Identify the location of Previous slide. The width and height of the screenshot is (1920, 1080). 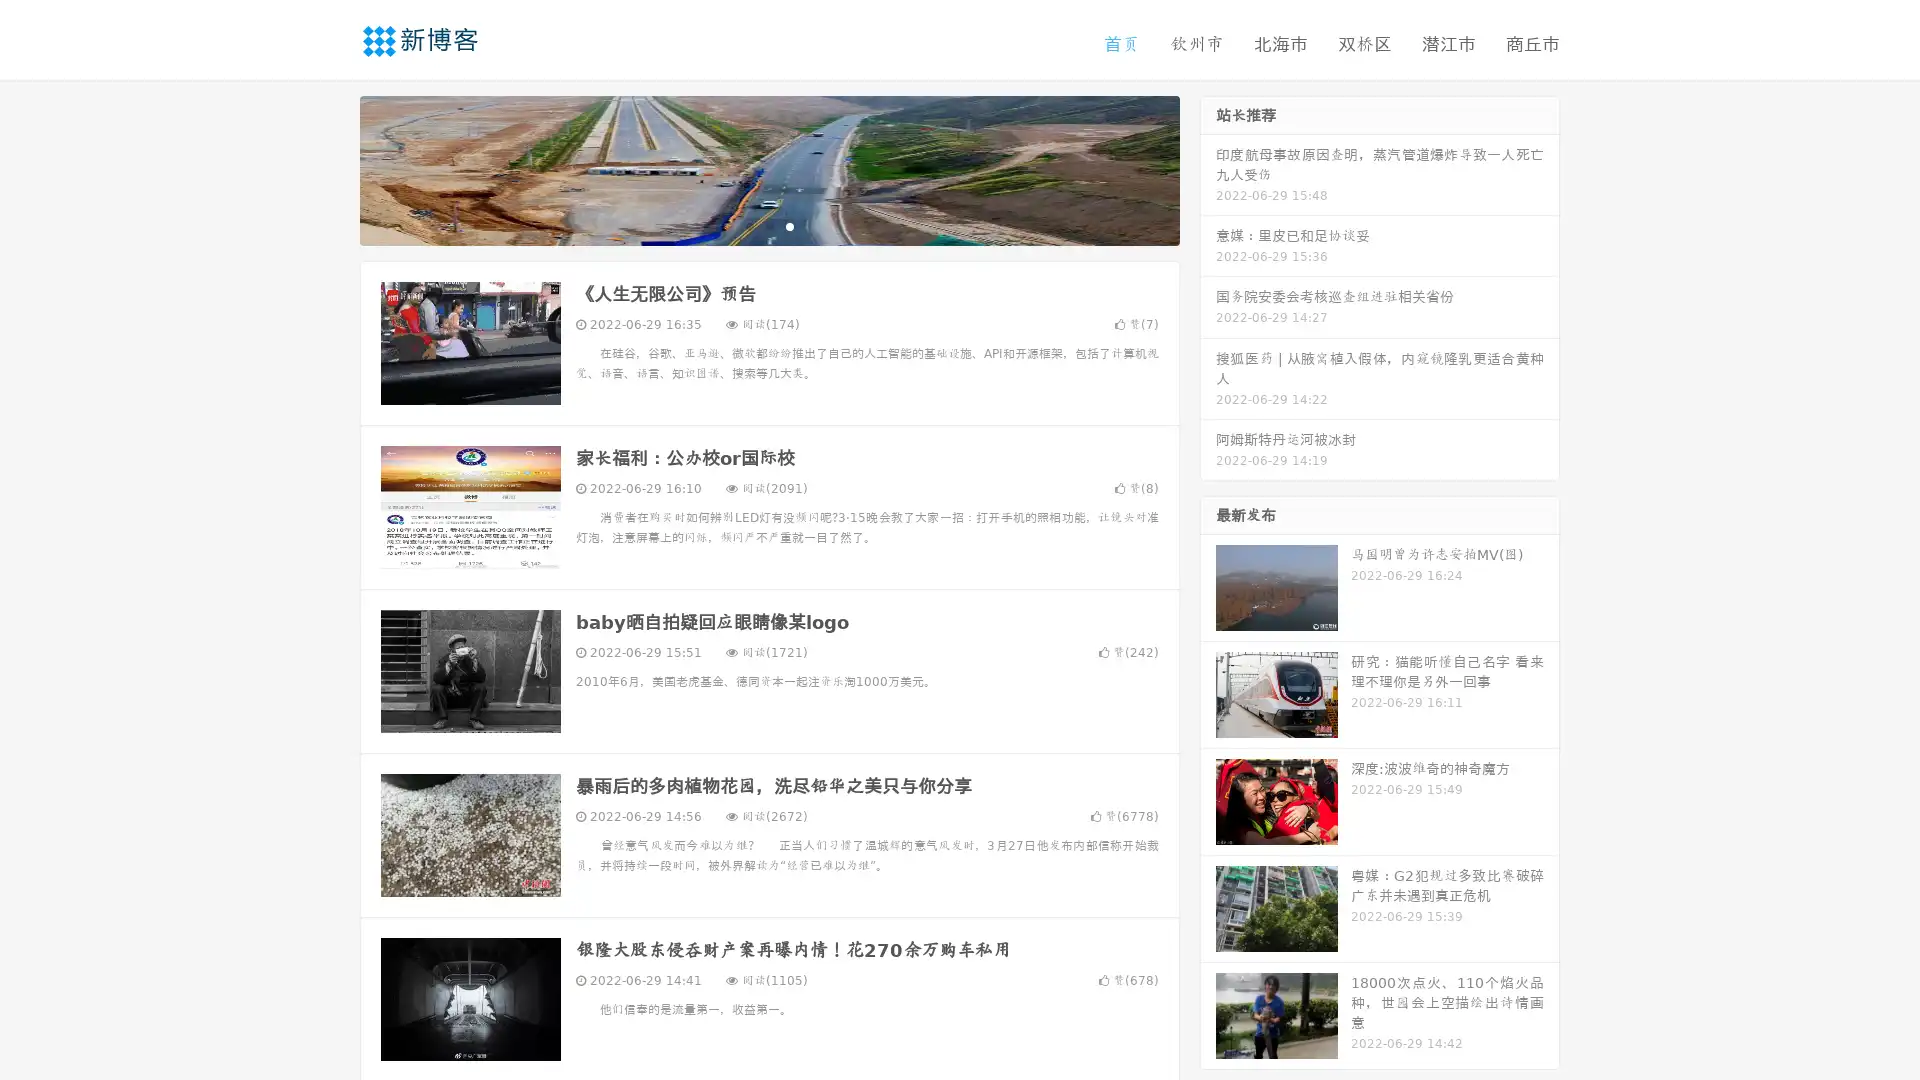
(330, 168).